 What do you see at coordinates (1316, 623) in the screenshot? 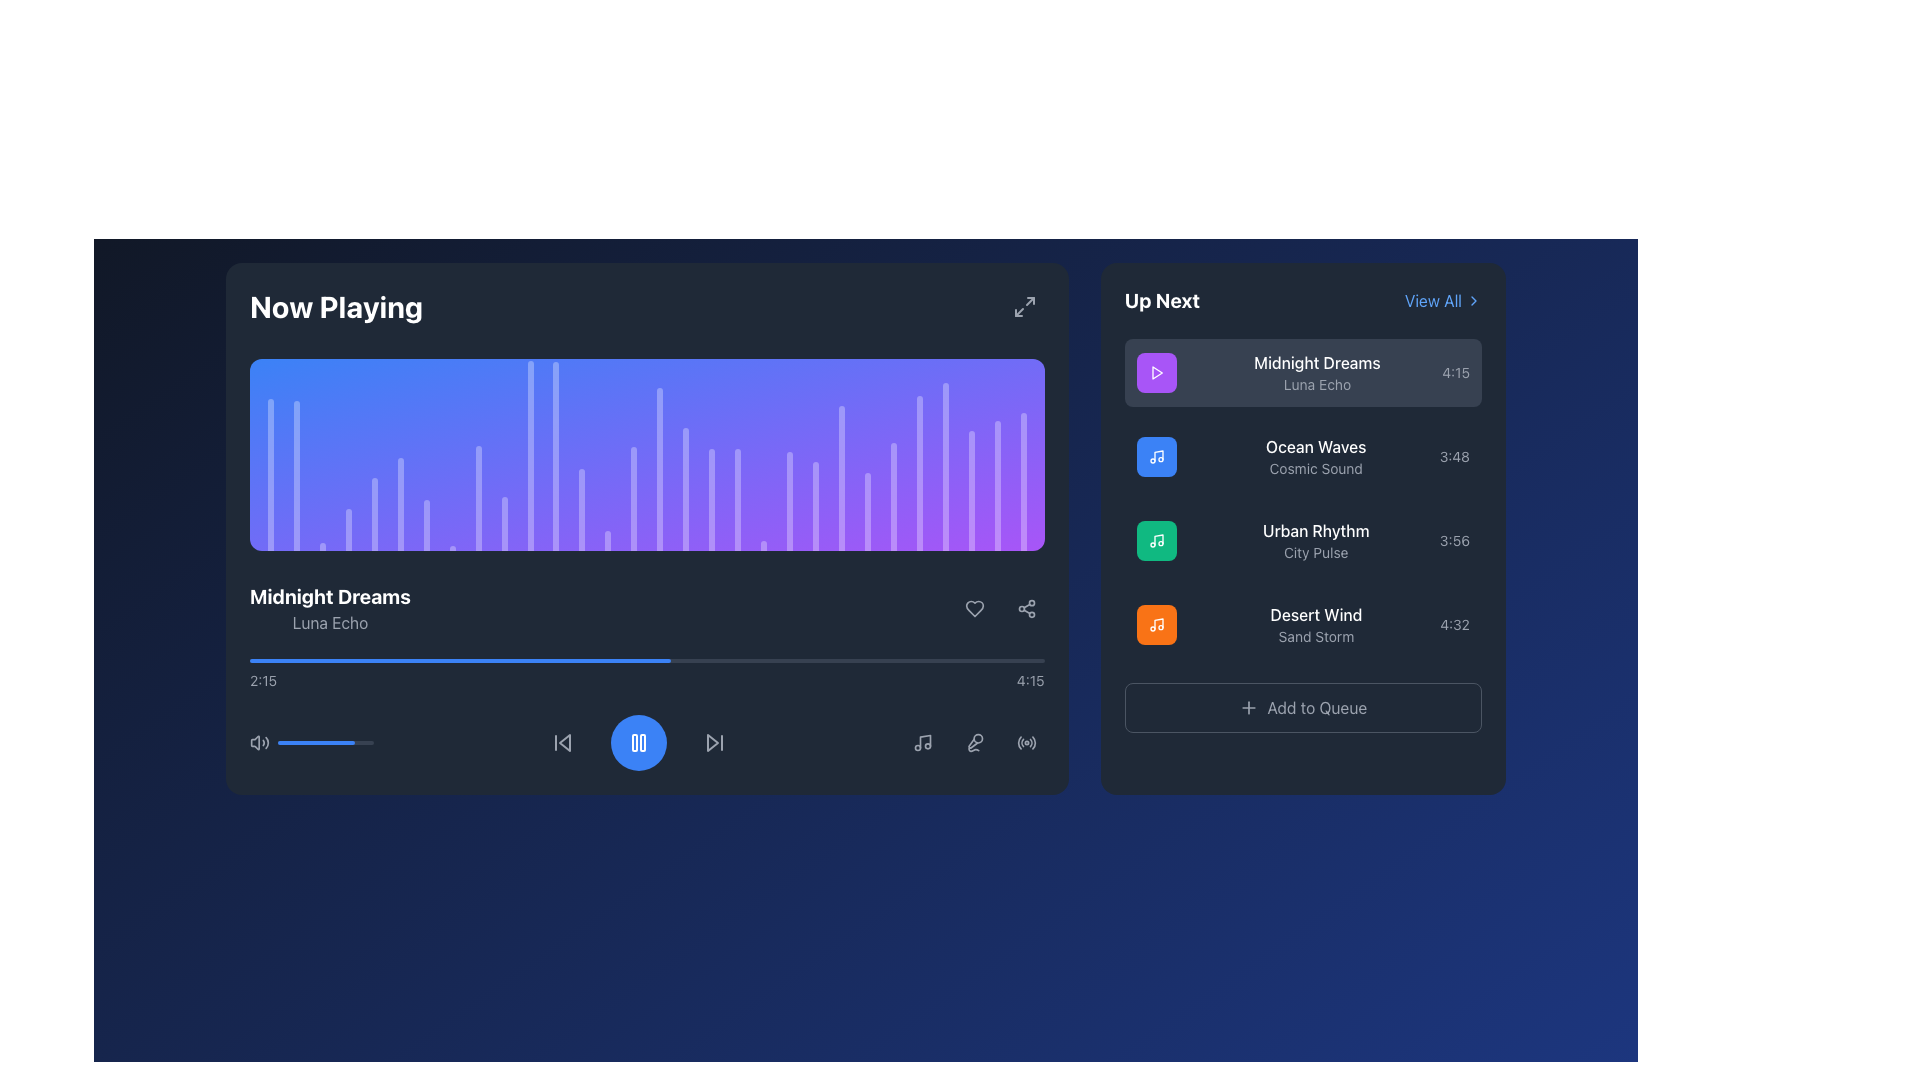
I see `the text label that displays 'Desert Wind' and 'Sand Storm' in the 'Up Next' section of the application, positioned as the fourth item in the vertical list` at bounding box center [1316, 623].